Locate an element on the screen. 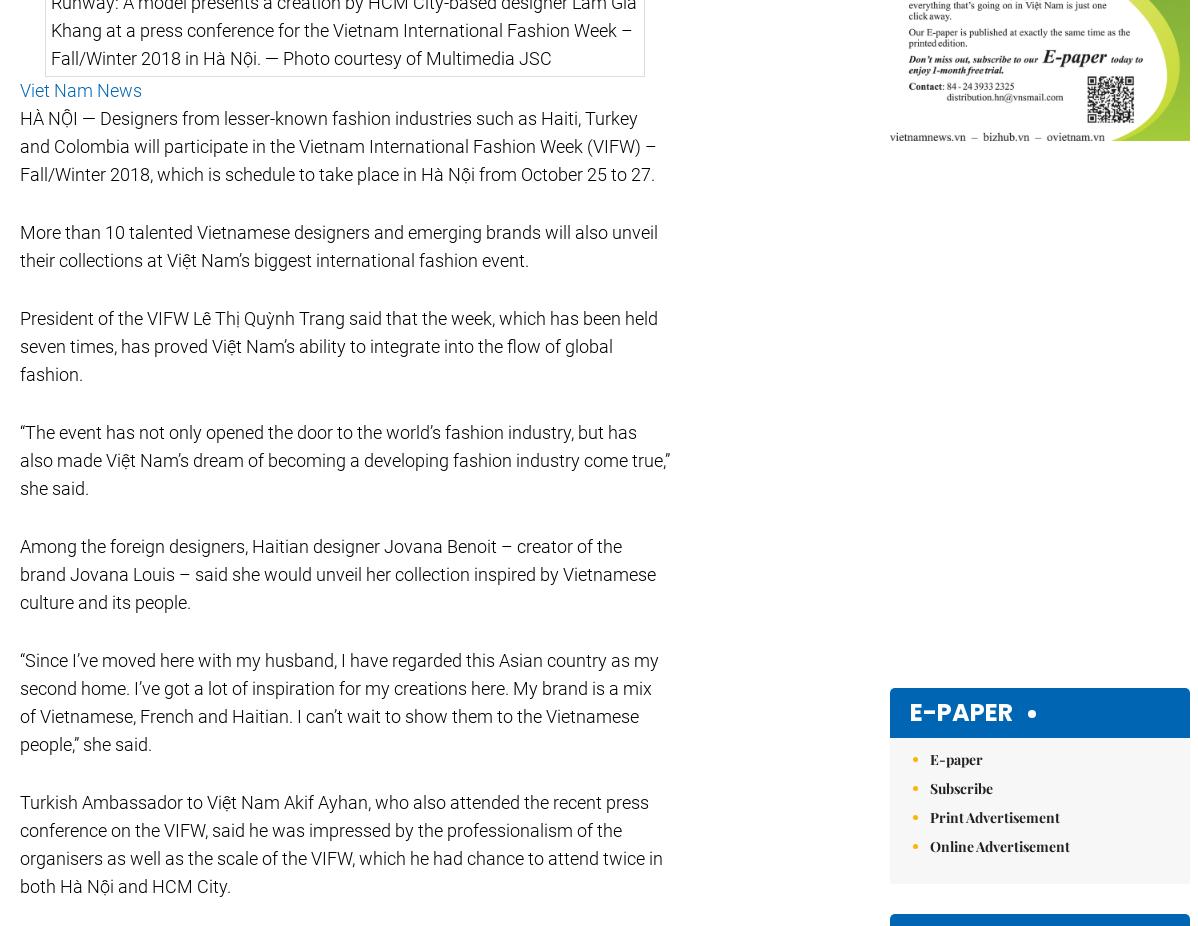  'Talking Shop' is located at coordinates (352, 575).